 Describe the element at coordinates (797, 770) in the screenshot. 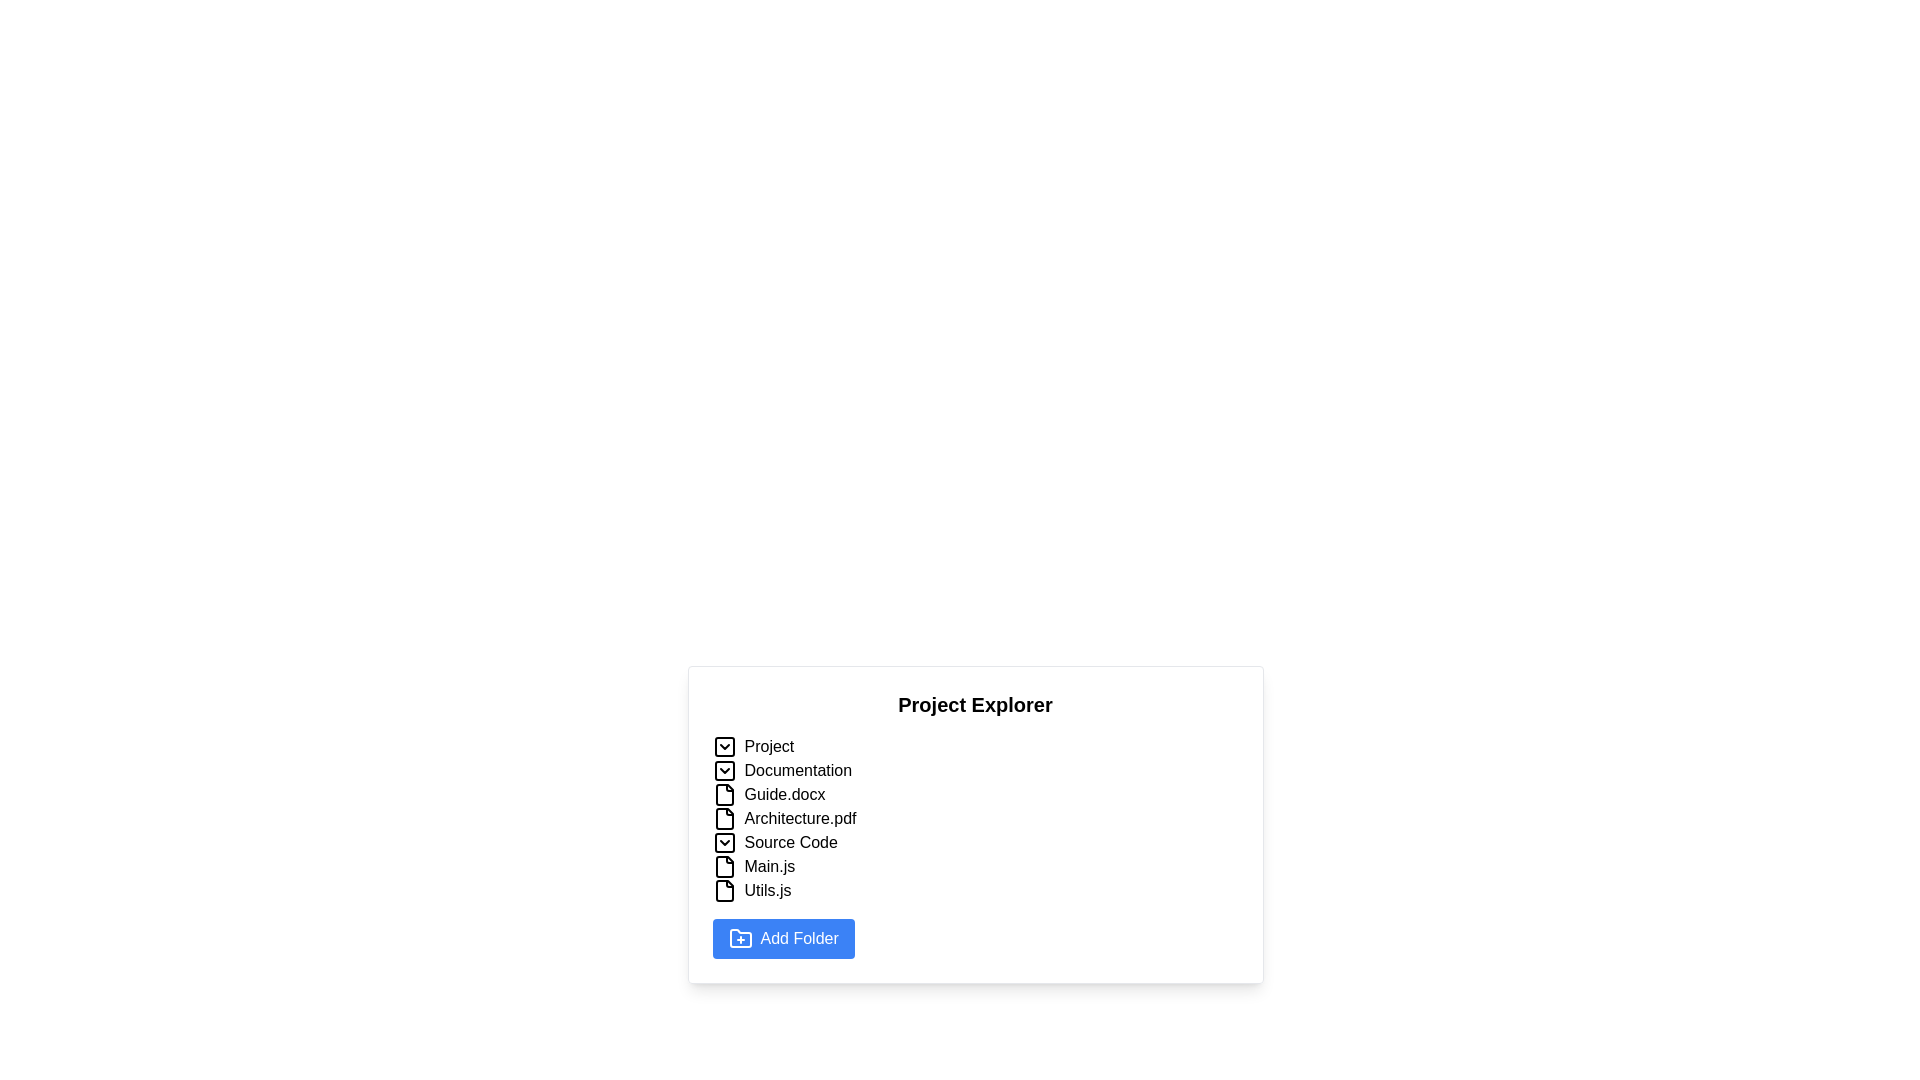

I see `on the 'Documentation' text label` at that location.